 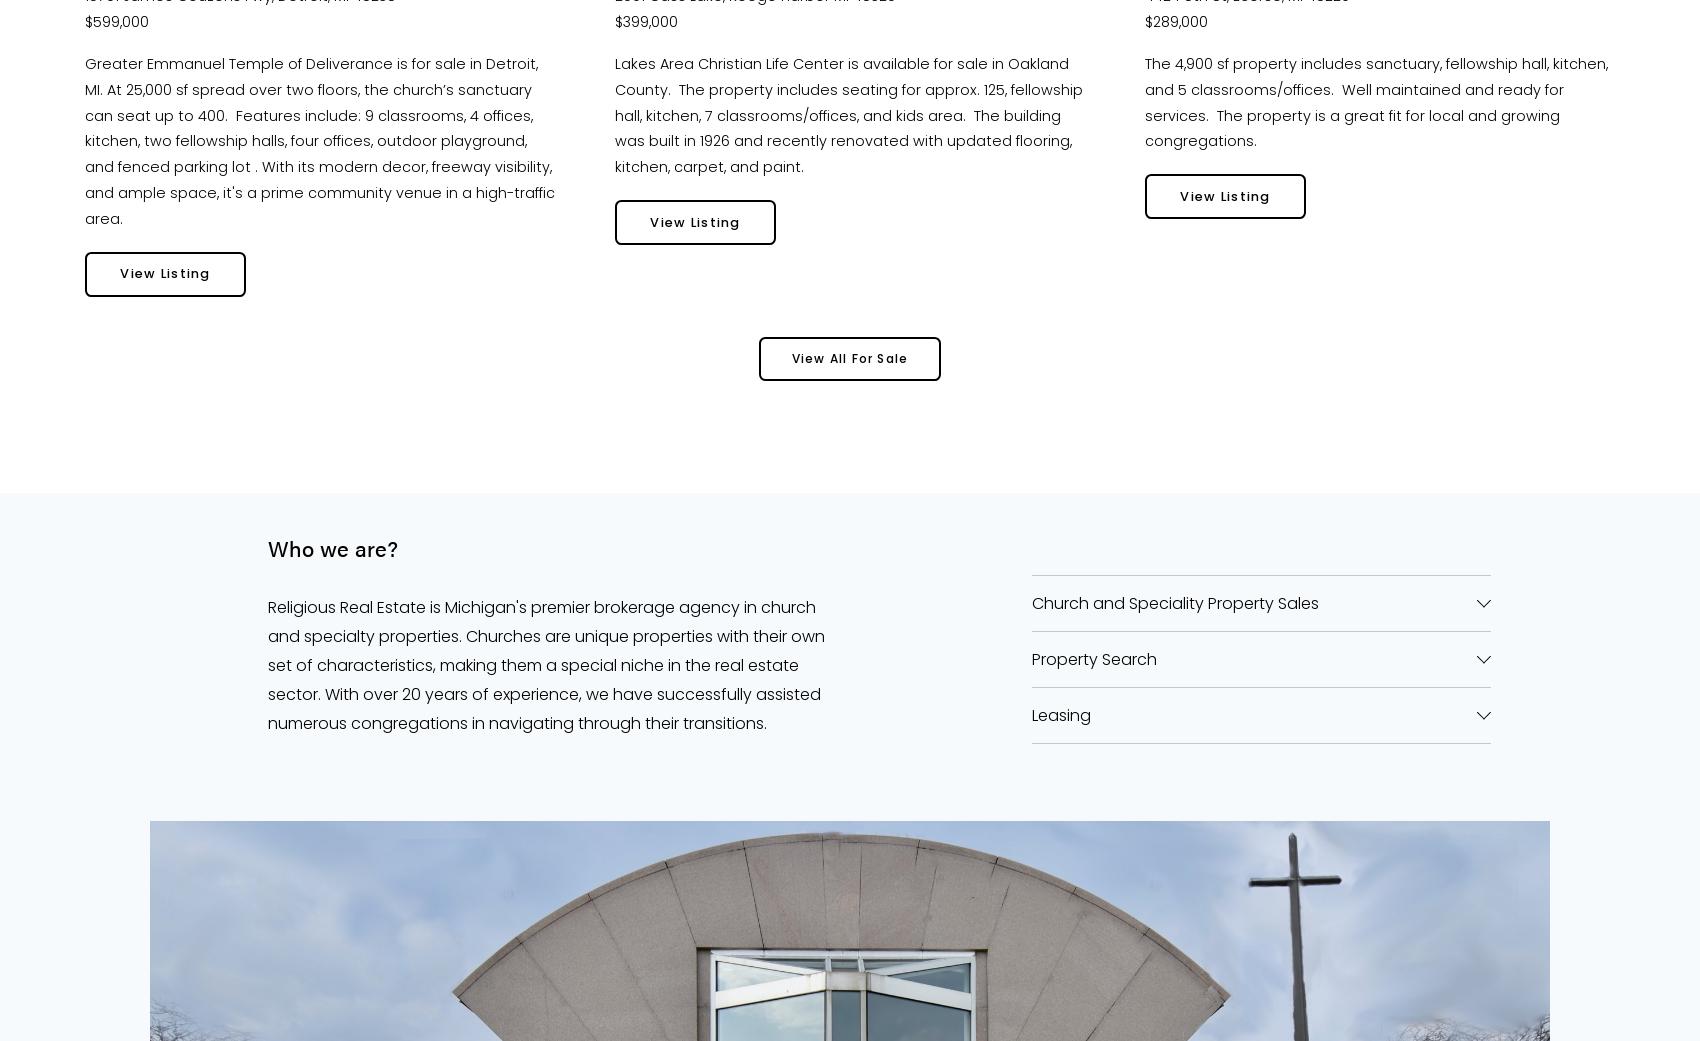 I want to click on 'Contact Us', so click(x=848, y=496).